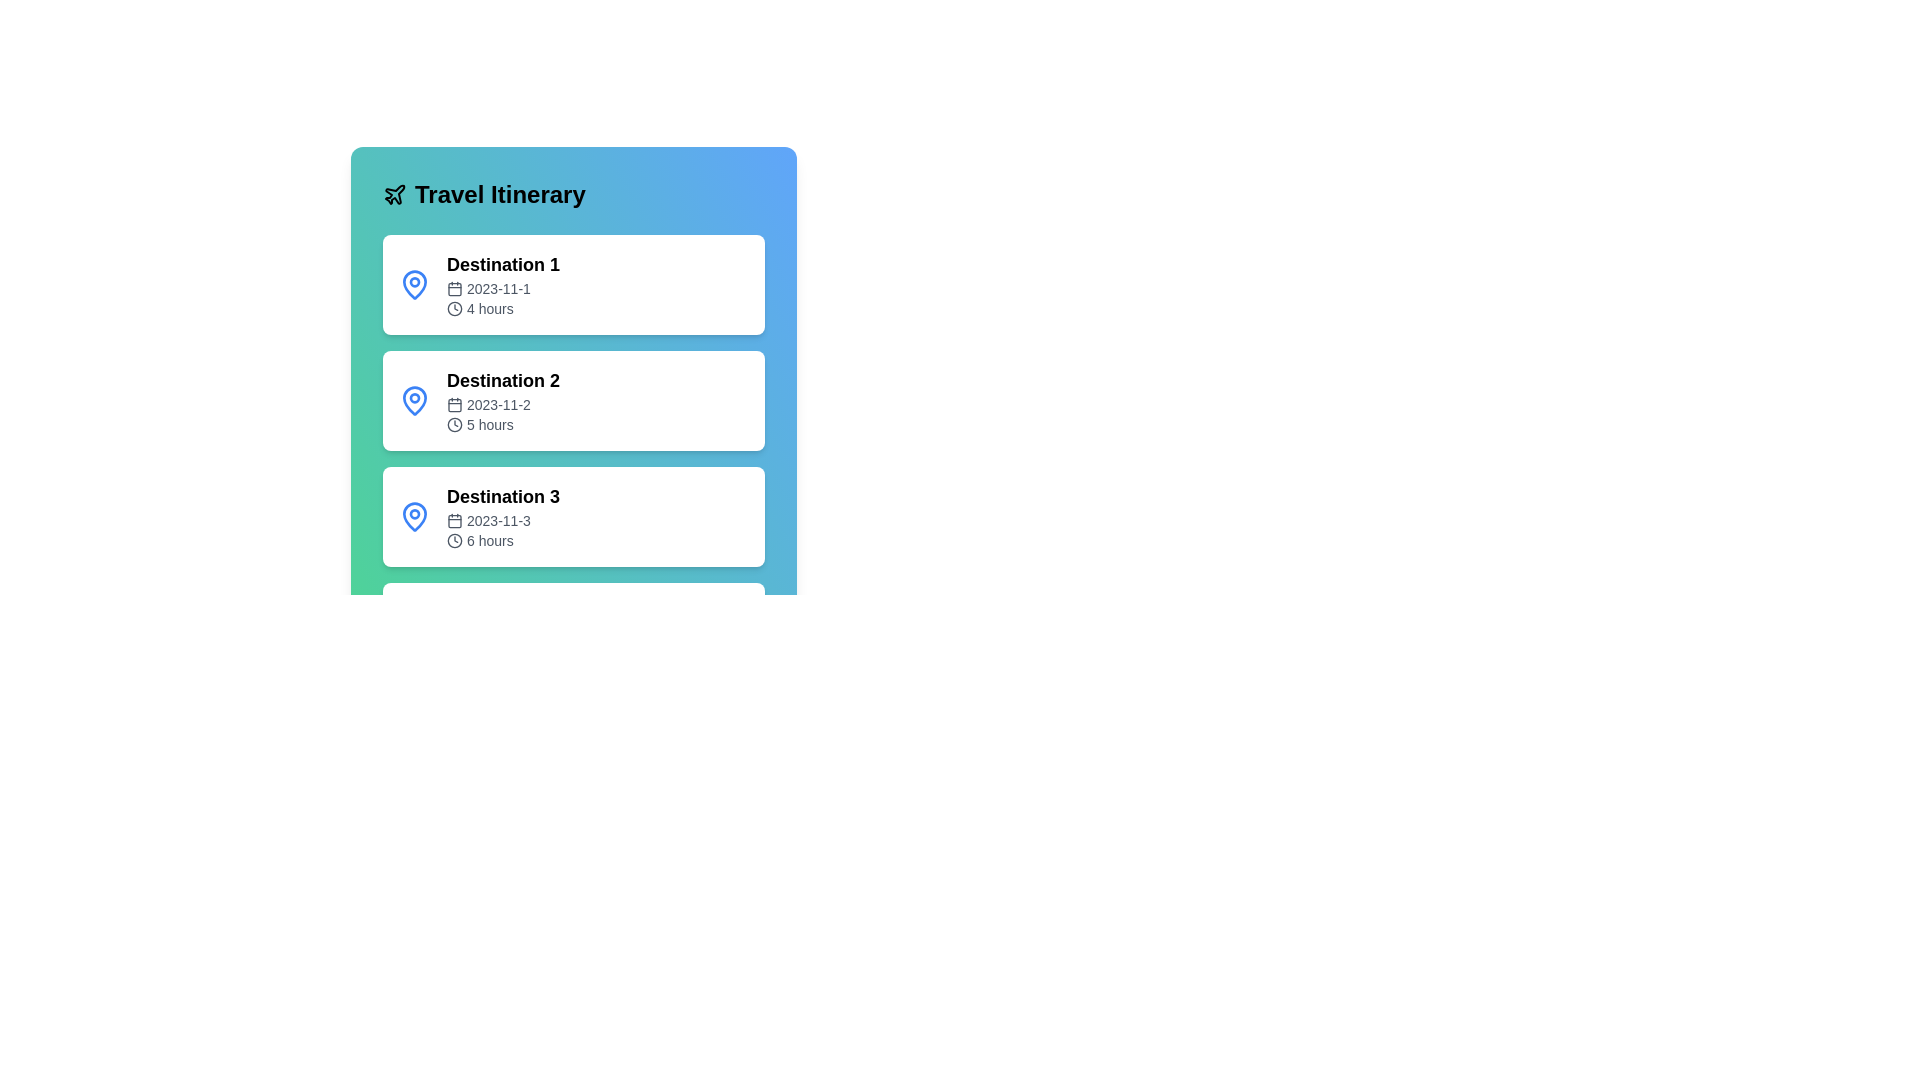 This screenshot has height=1080, width=1920. Describe the element at coordinates (454, 540) in the screenshot. I see `the circular graphical component that represents the clock face, located to the left of the '6 hours' text in the 'Destination 3' section` at that location.